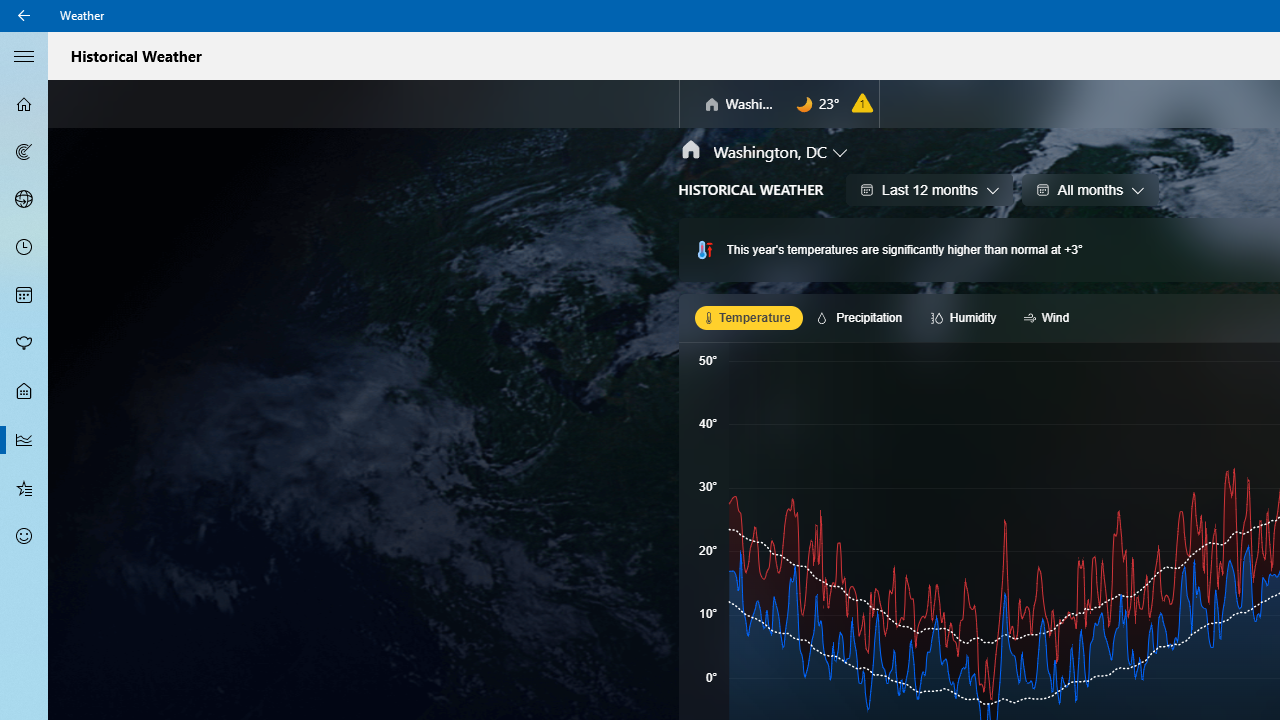  Describe the element at coordinates (24, 295) in the screenshot. I see `'Monthly Forecast - Not Selected'` at that location.